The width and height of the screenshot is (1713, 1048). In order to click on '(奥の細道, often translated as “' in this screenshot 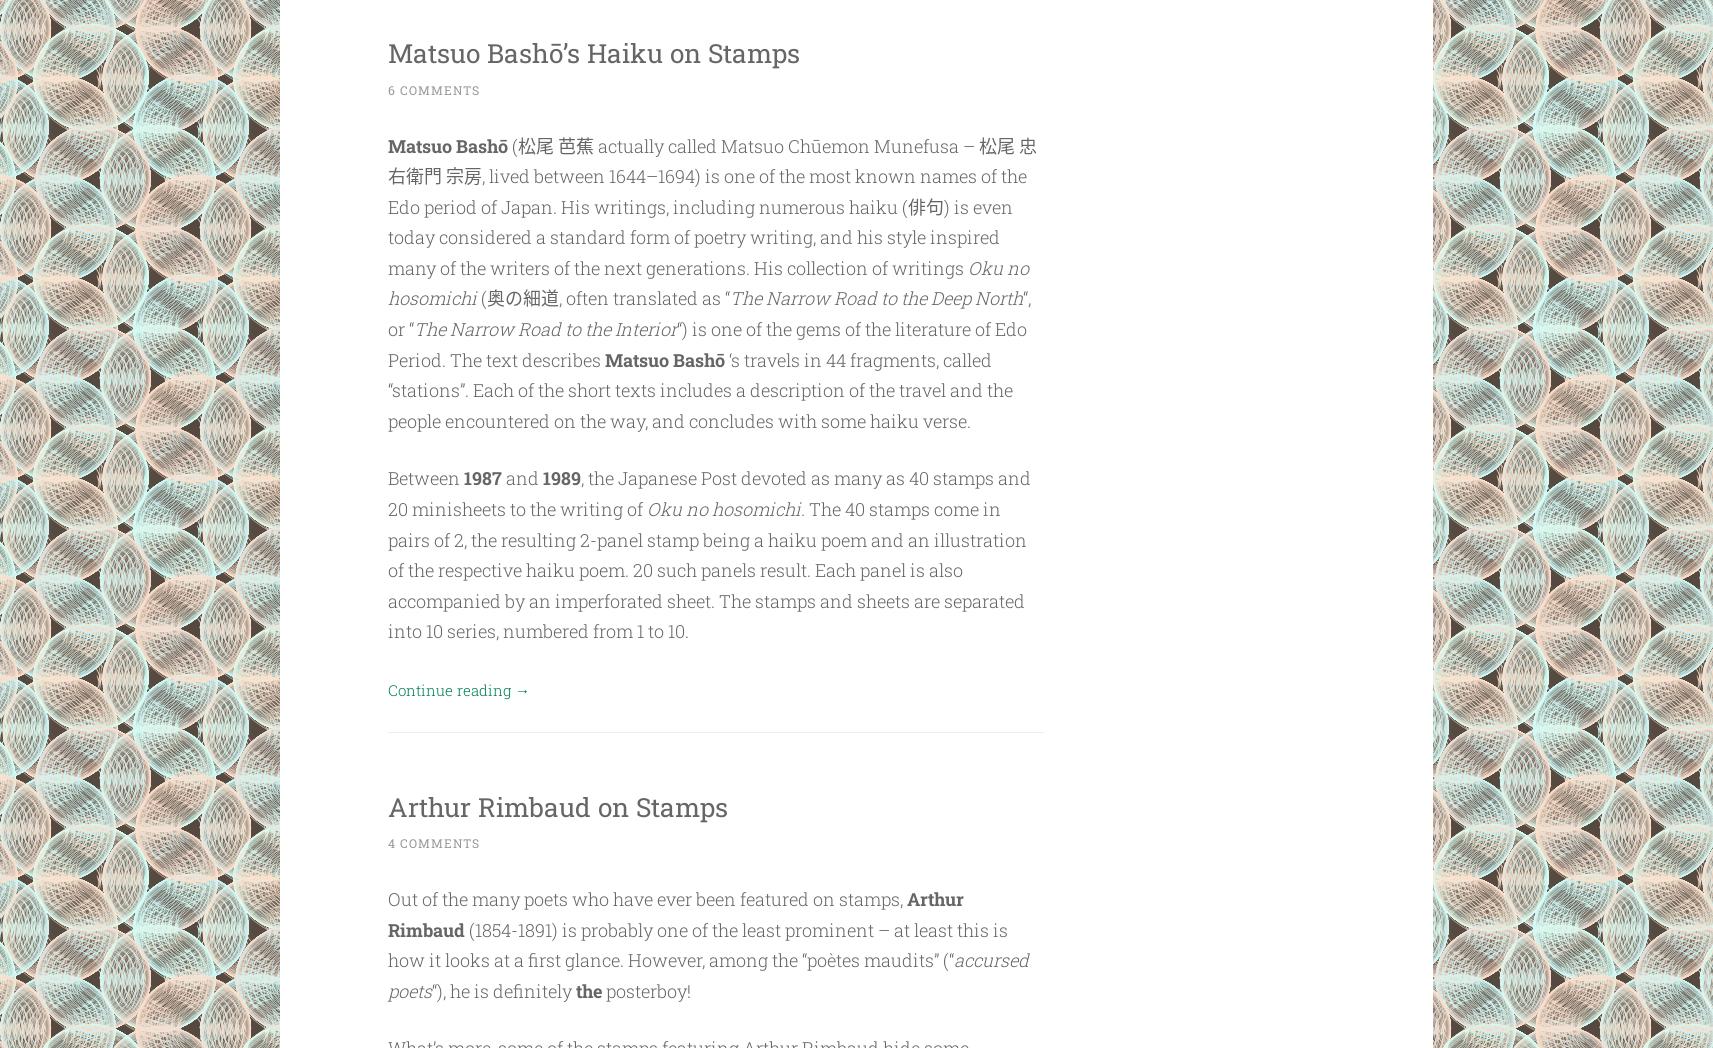, I will do `click(476, 297)`.